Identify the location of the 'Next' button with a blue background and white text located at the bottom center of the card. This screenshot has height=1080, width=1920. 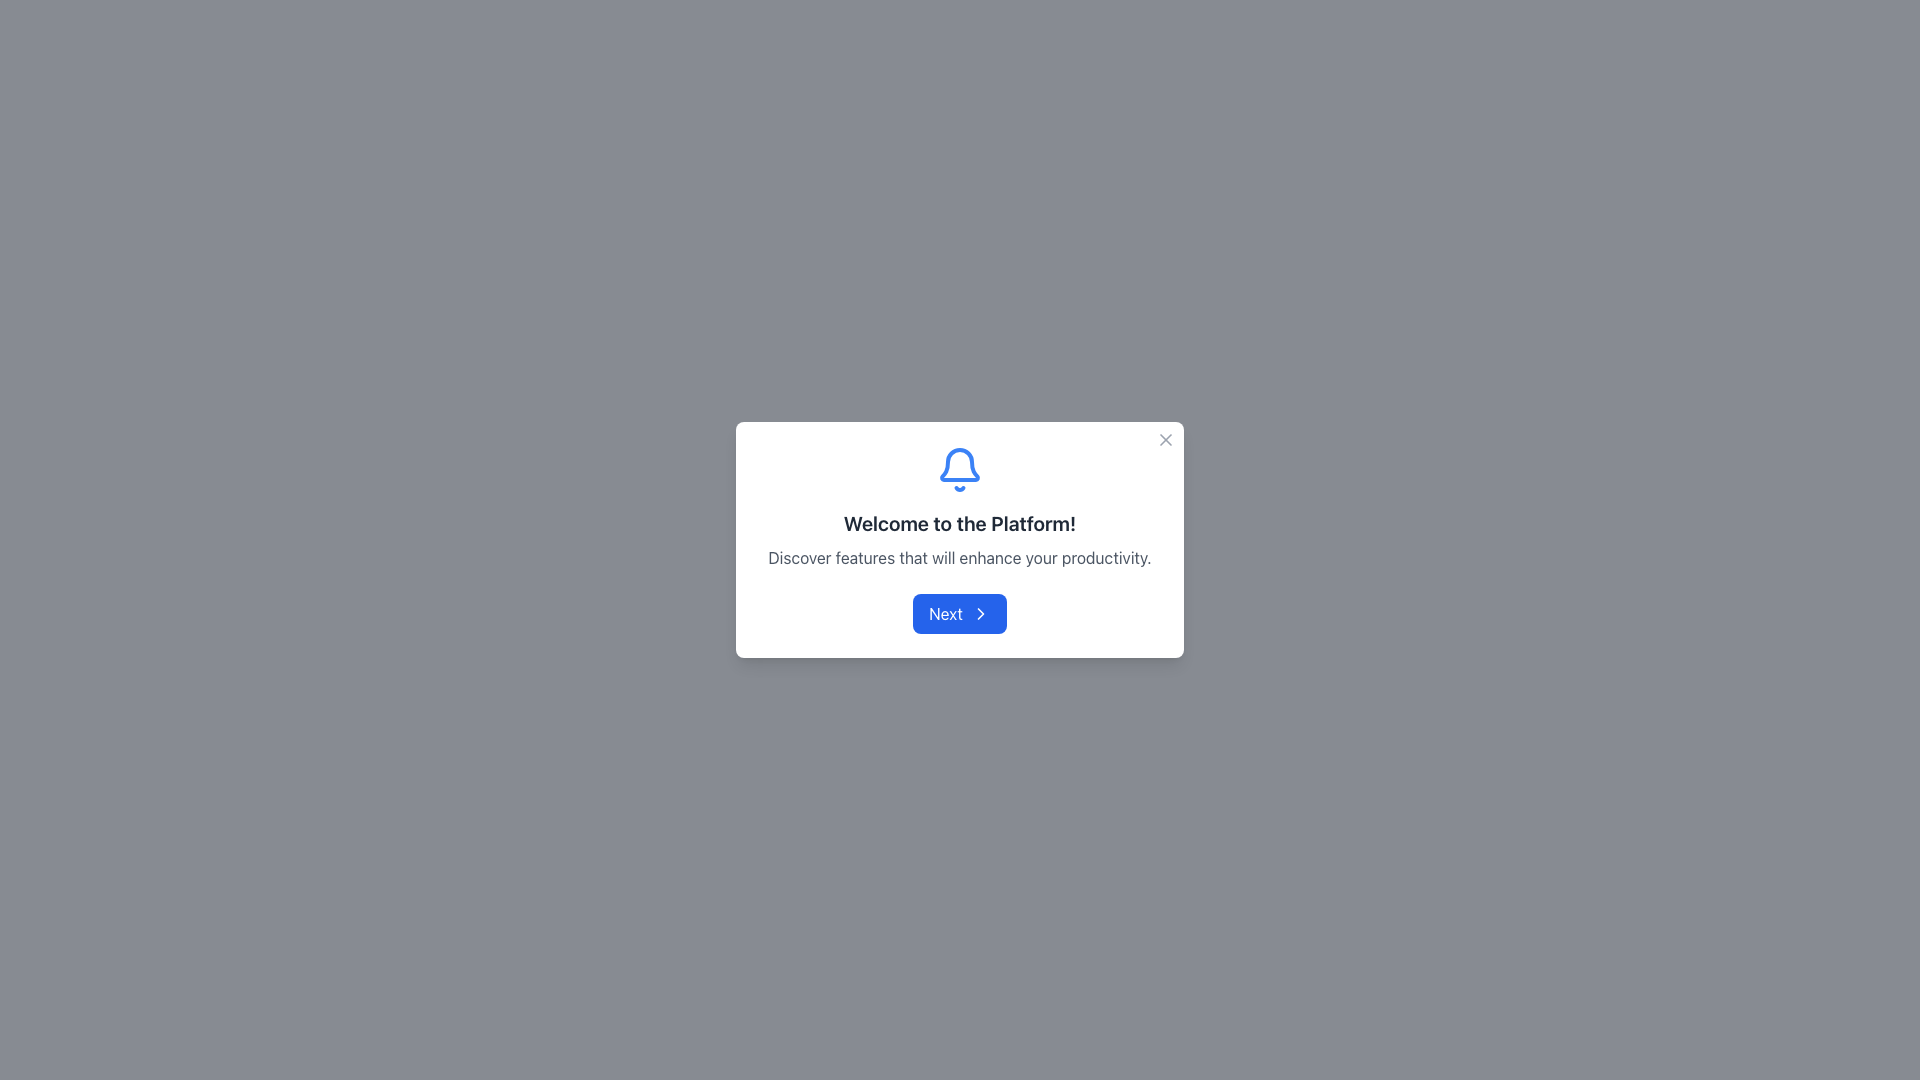
(960, 612).